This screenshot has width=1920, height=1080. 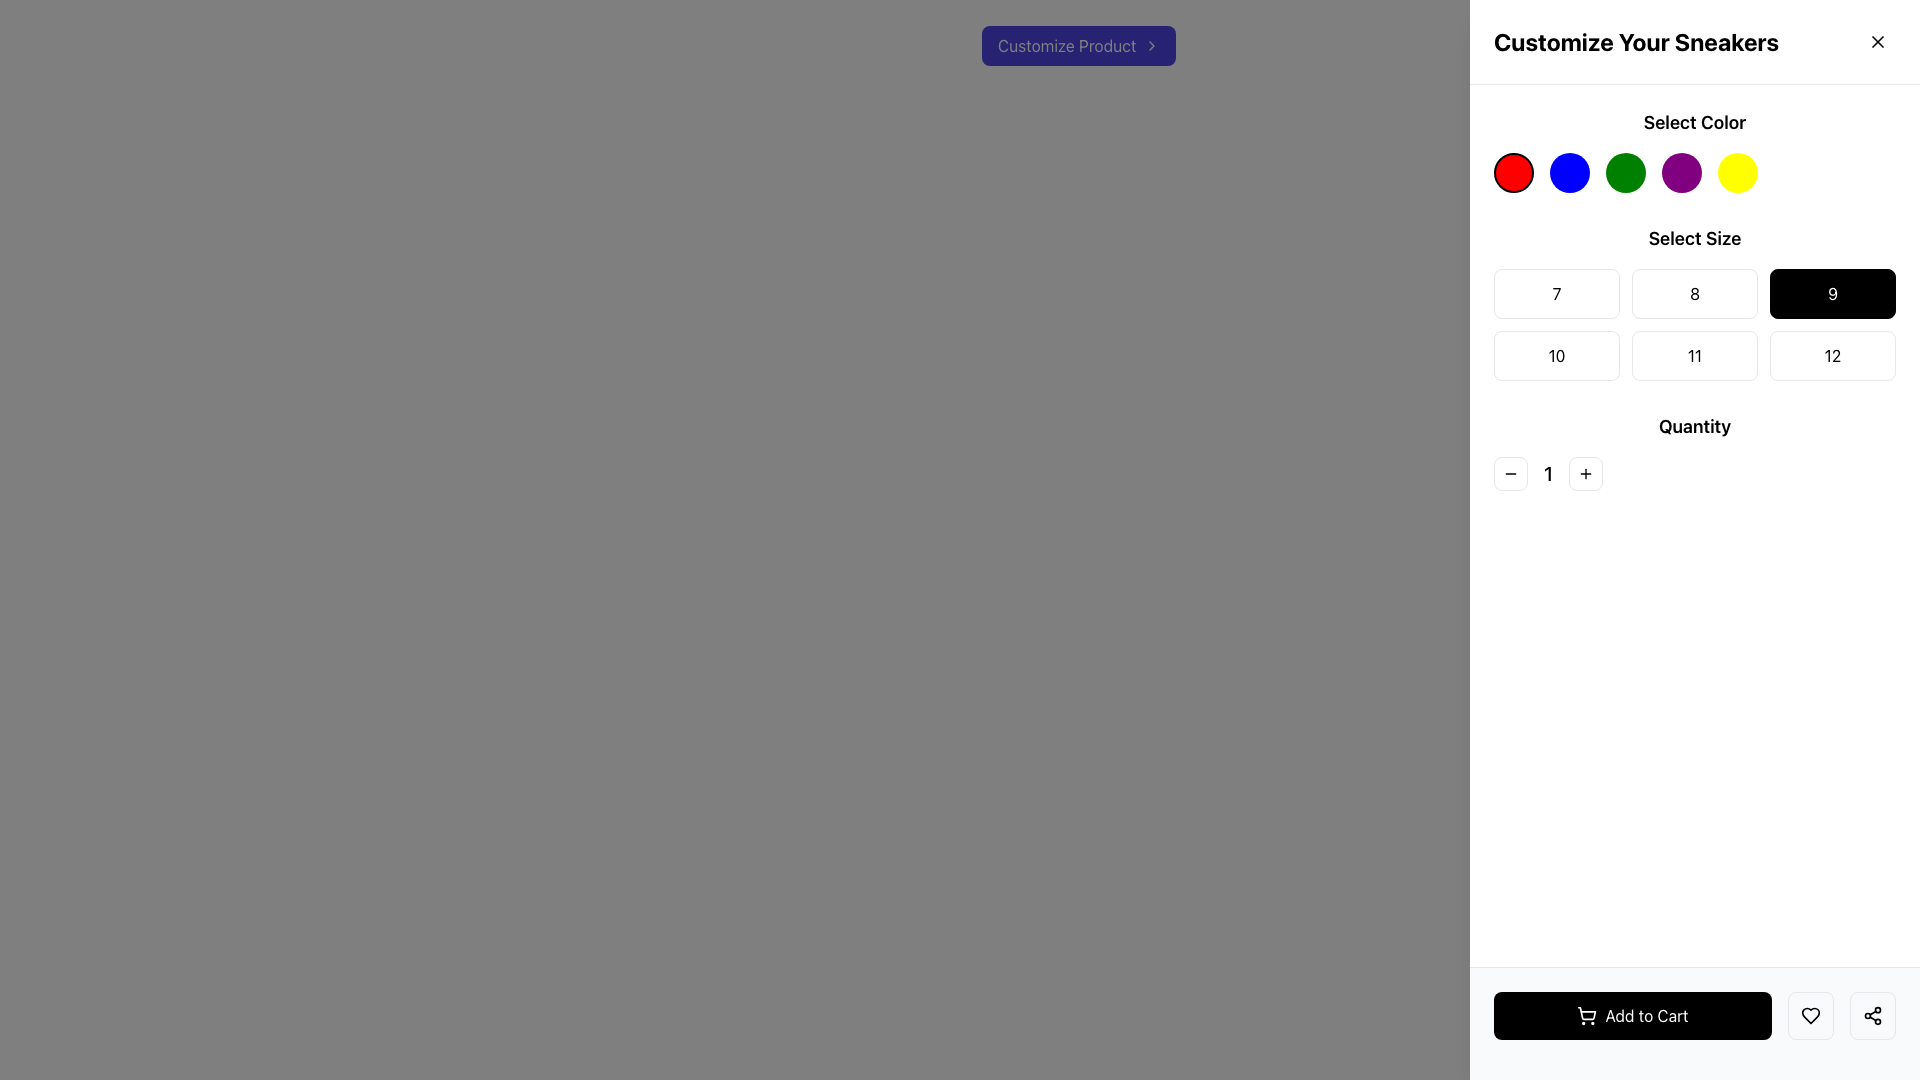 What do you see at coordinates (1693, 354) in the screenshot?
I see `the size '11' selection button located in the second row and second column under the 'Select Size' label in the grid layout` at bounding box center [1693, 354].